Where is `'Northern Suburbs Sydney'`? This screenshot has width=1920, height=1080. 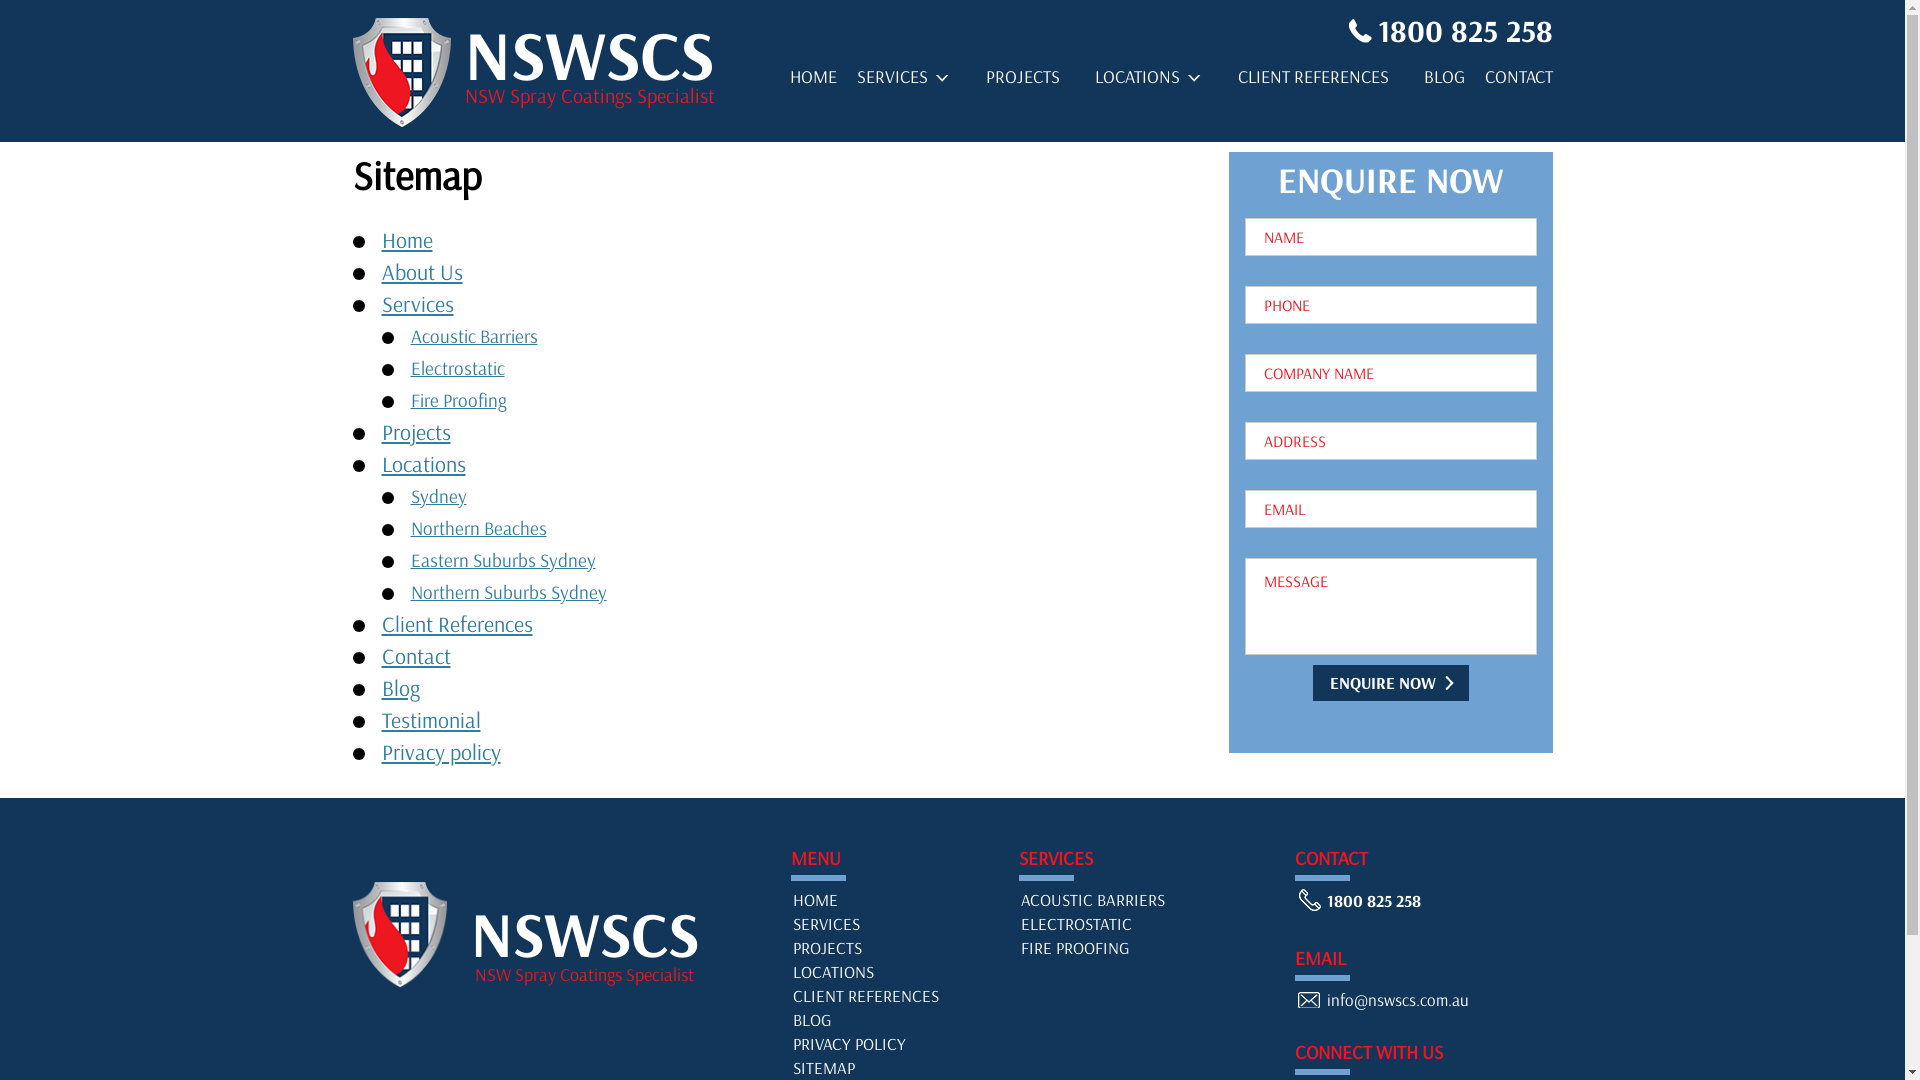 'Northern Suburbs Sydney' is located at coordinates (519, 590).